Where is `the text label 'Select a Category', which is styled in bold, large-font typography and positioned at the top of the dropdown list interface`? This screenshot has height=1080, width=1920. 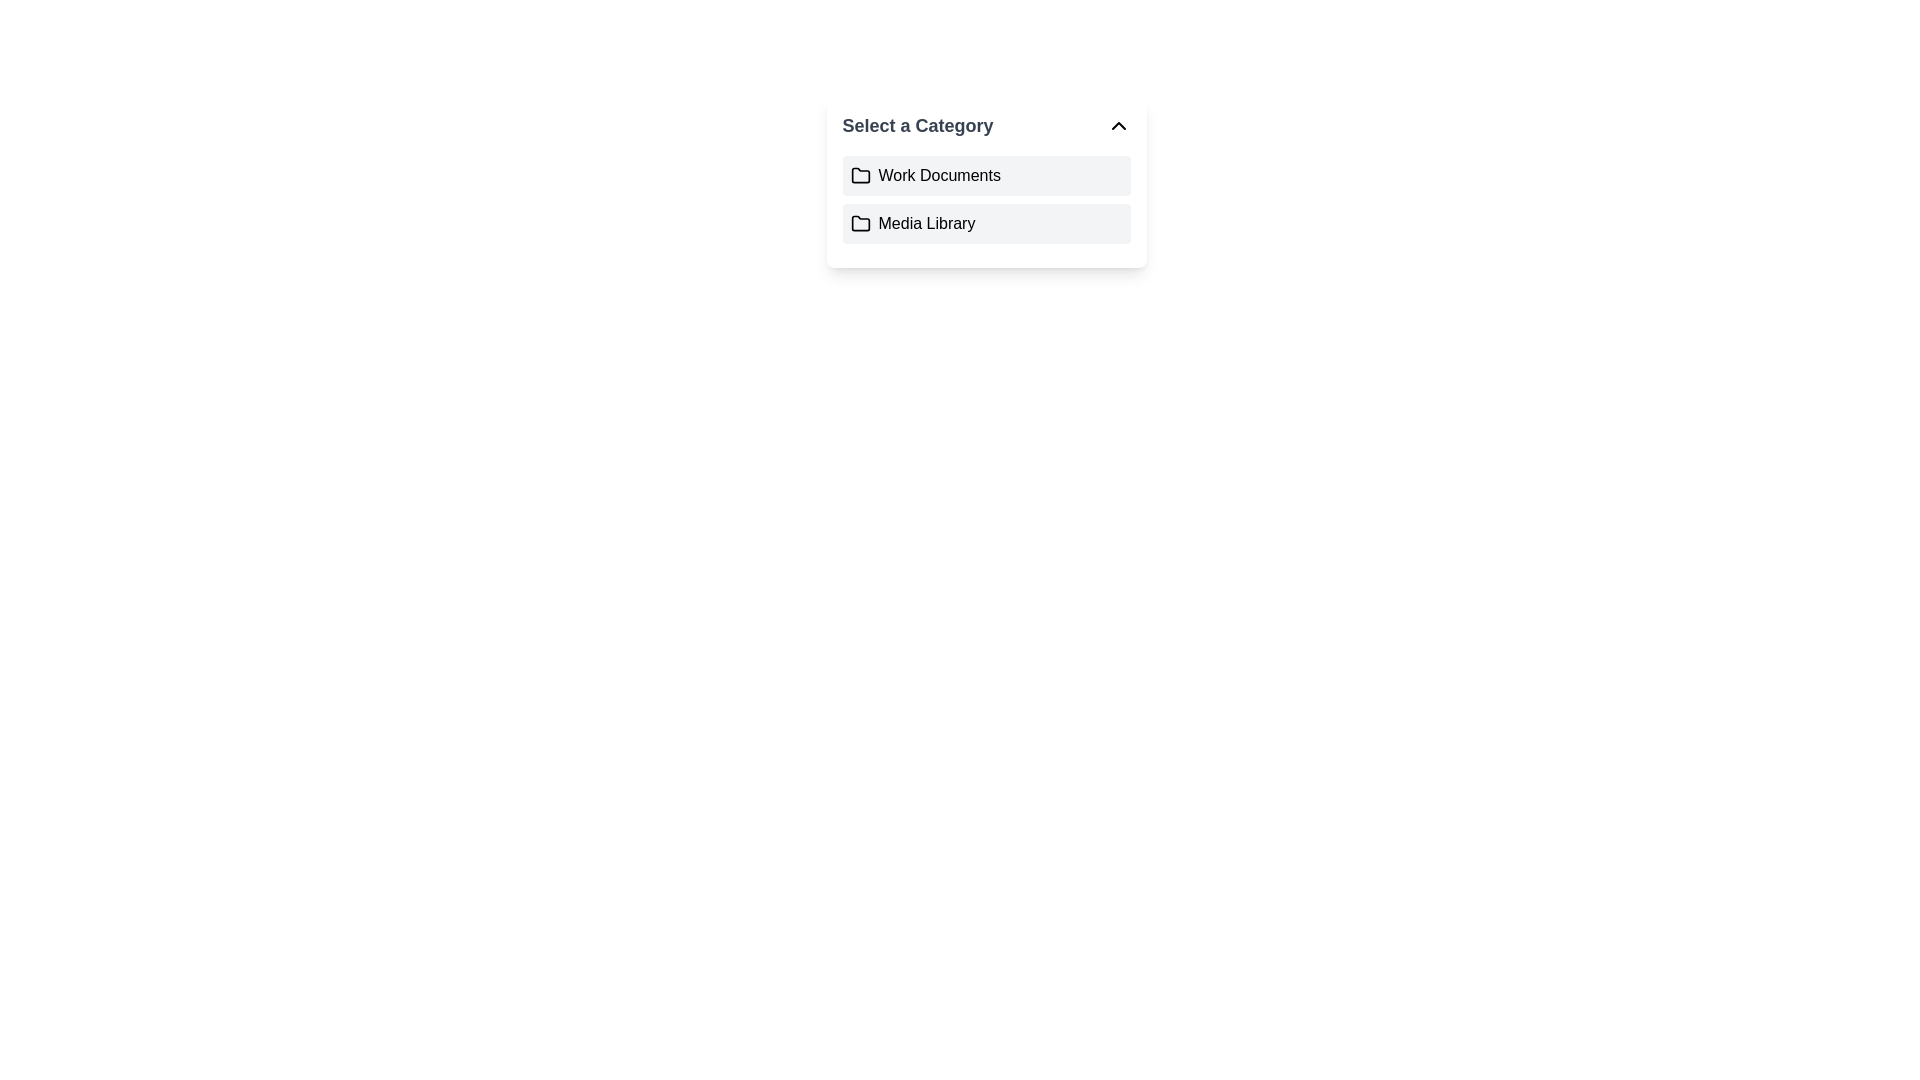
the text label 'Select a Category', which is styled in bold, large-font typography and positioned at the top of the dropdown list interface is located at coordinates (916, 126).